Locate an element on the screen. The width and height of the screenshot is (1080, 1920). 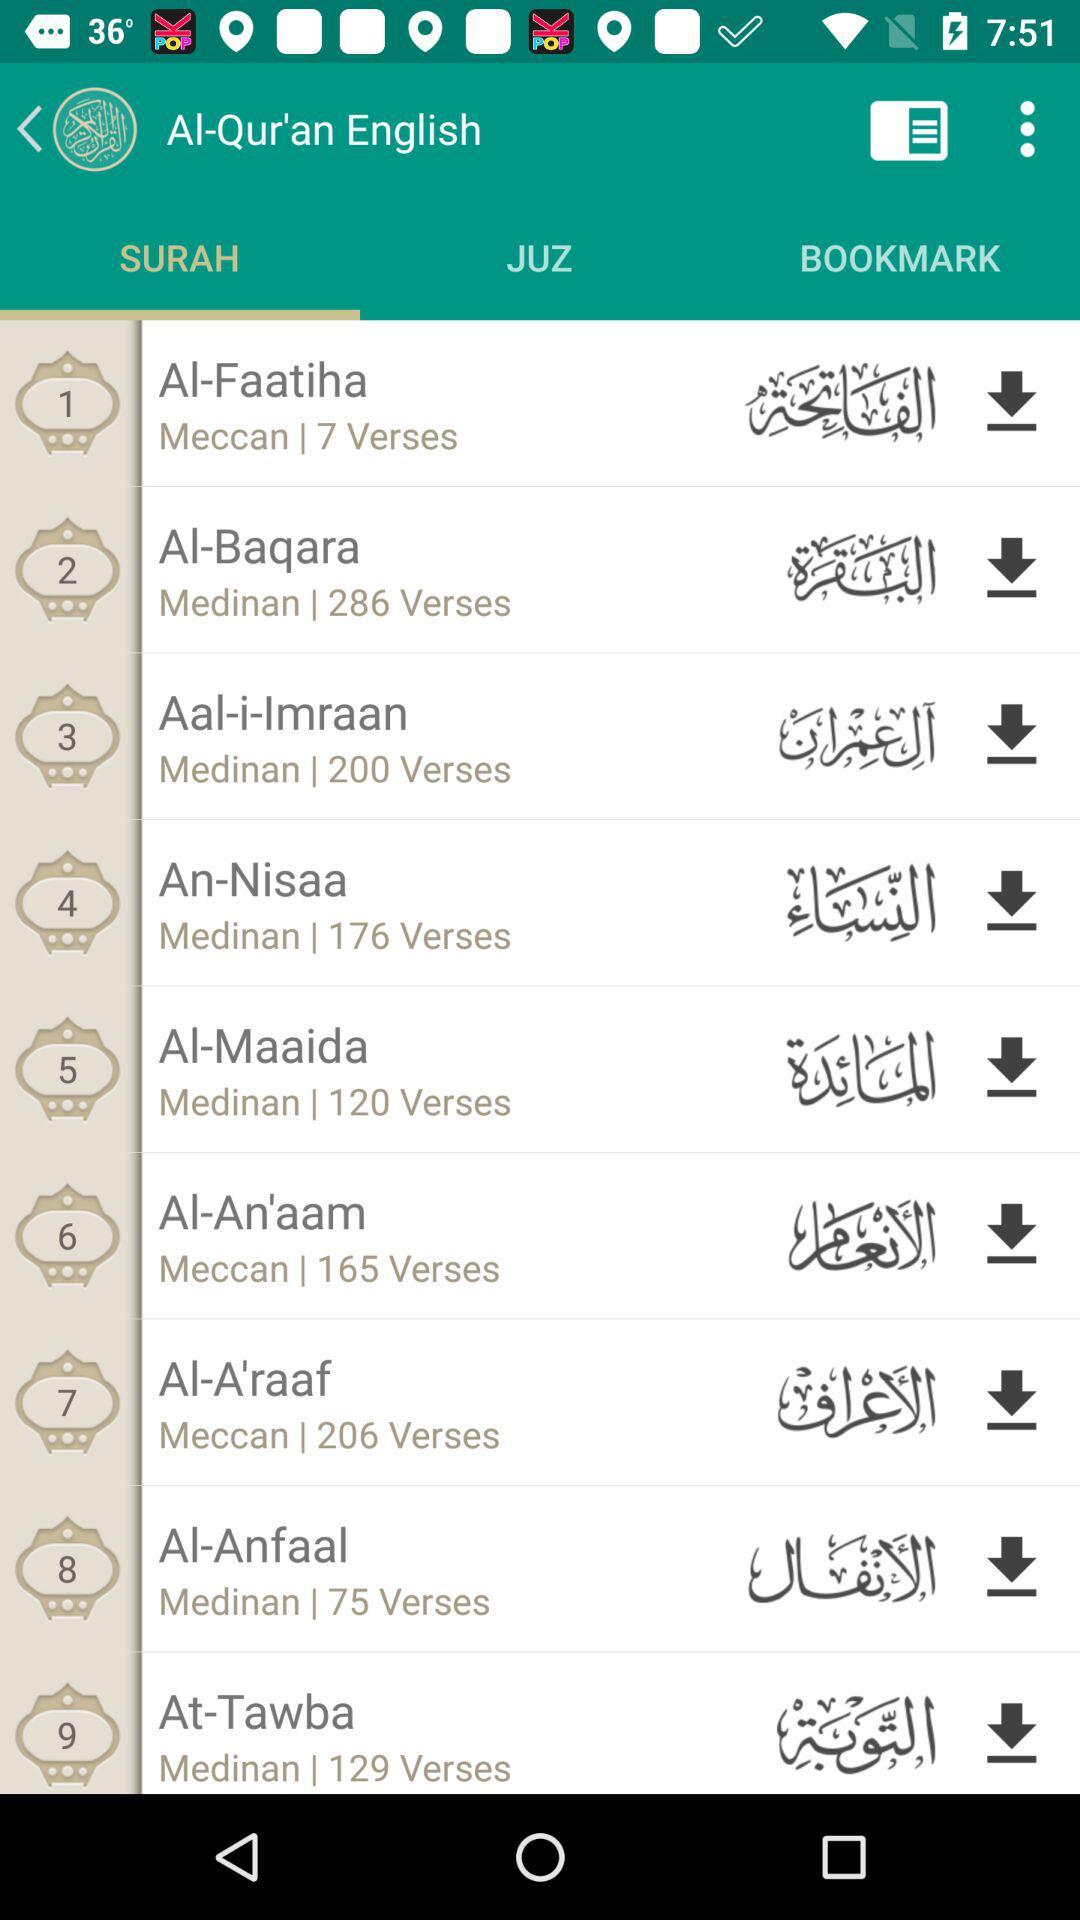
donwood is located at coordinates (1011, 1067).